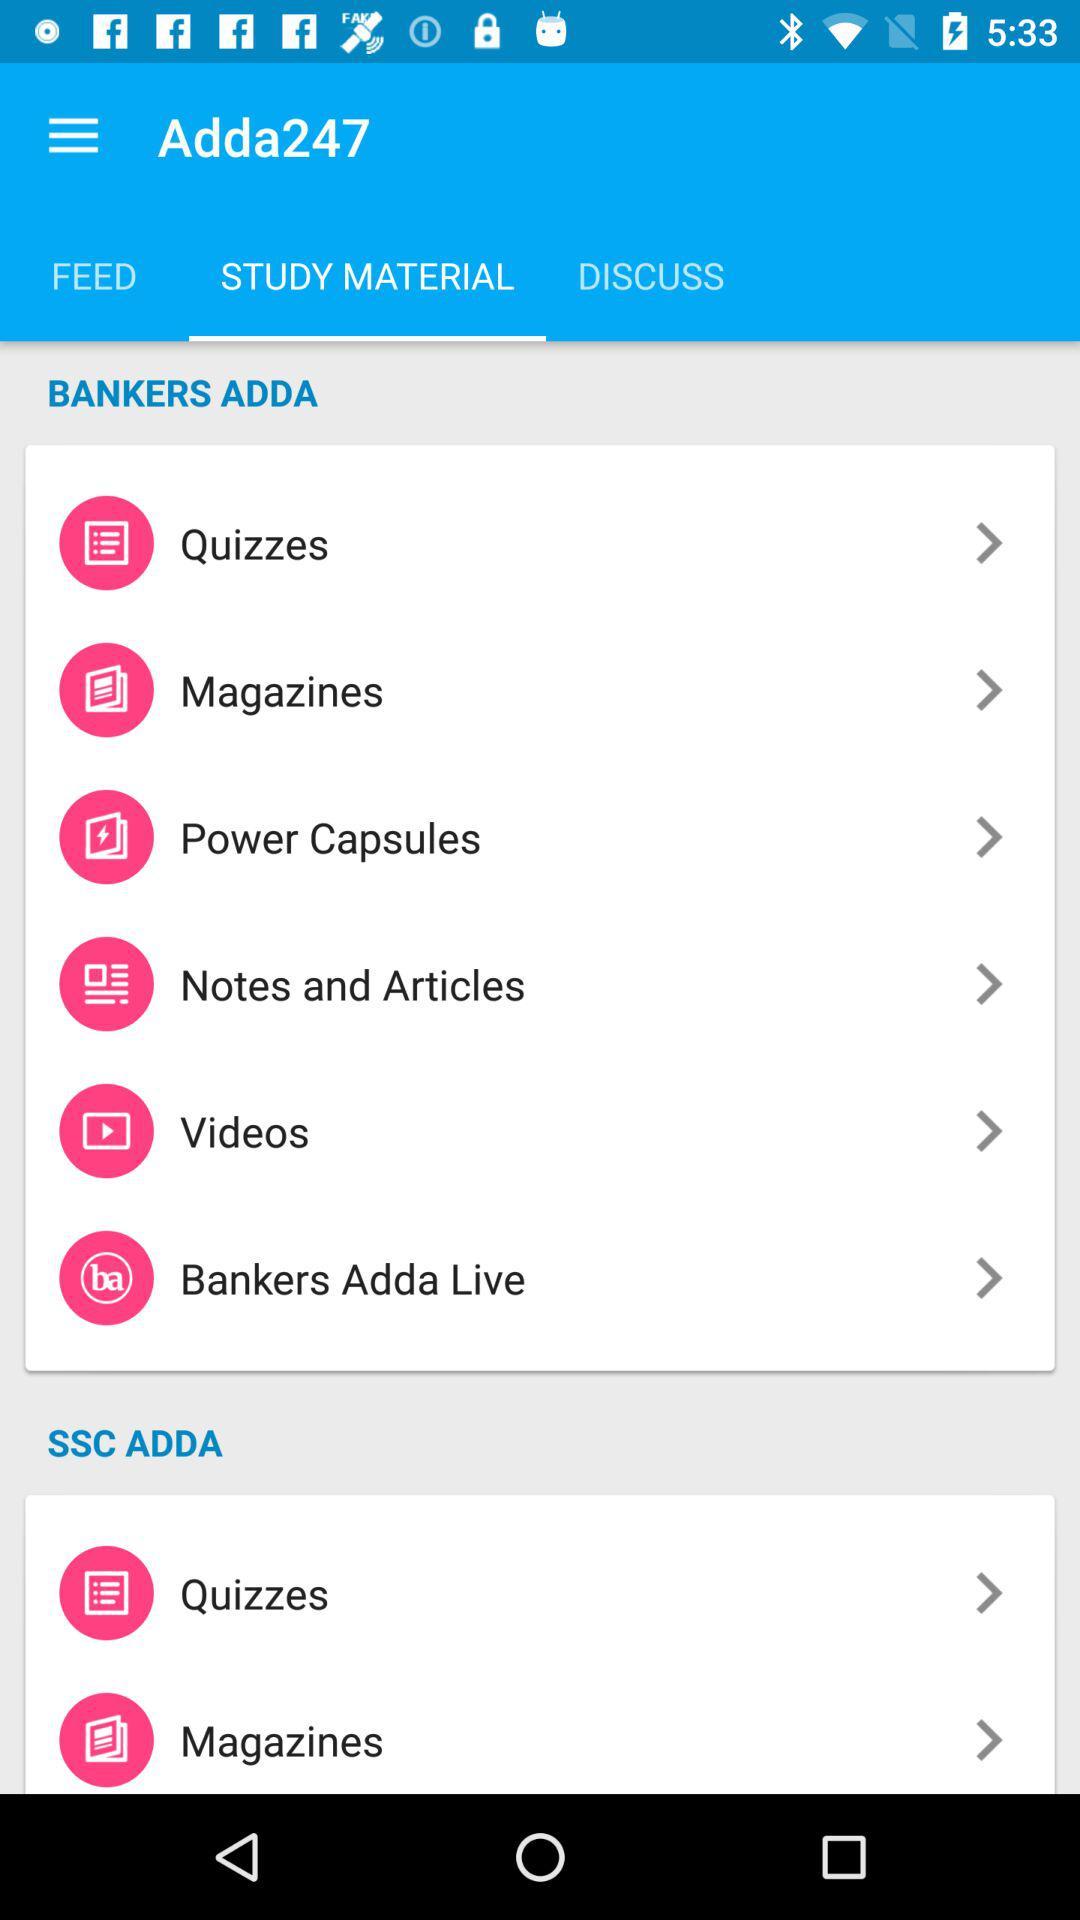  I want to click on icon above the feed item, so click(72, 135).